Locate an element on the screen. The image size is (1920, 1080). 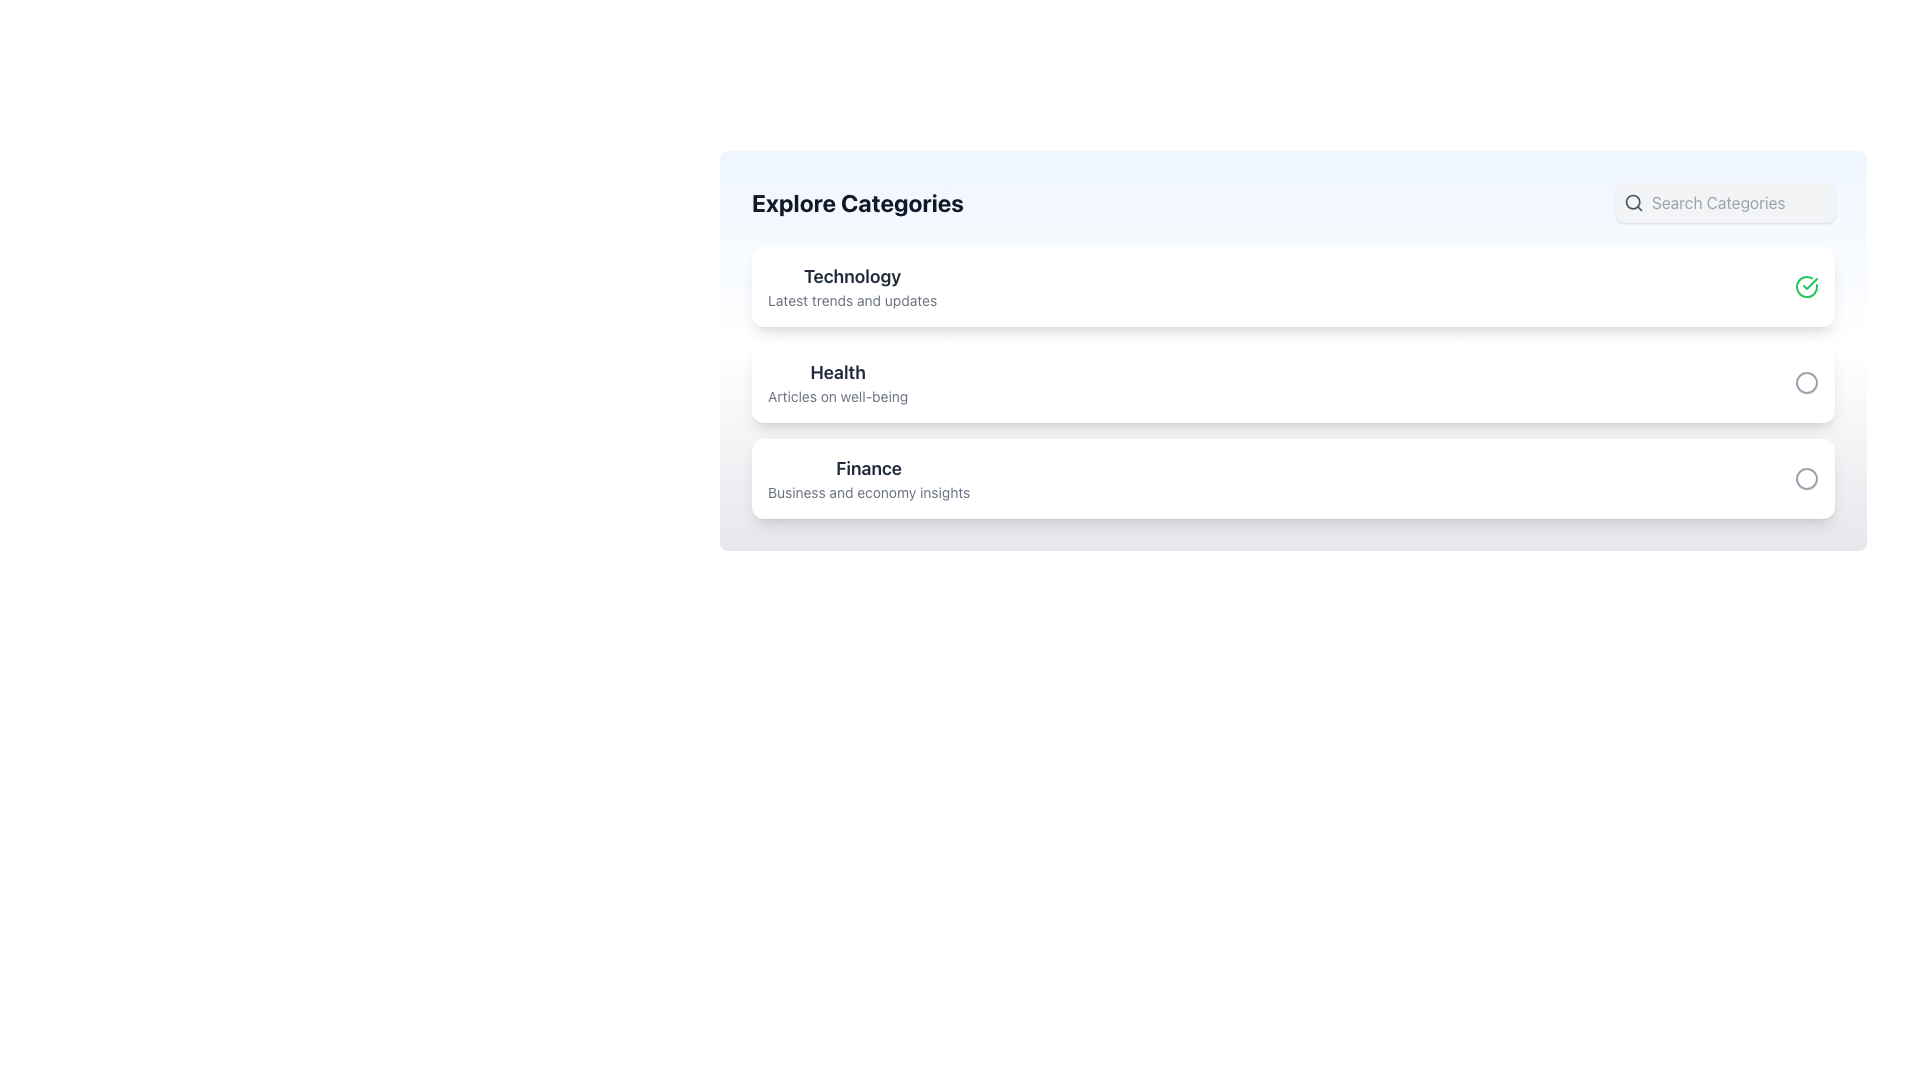
text label titled 'Health', which is styled in bold and large dark gray font, located above the subheading 'Articles on well-being' within the card layout under 'Explore Categories' is located at coordinates (838, 373).